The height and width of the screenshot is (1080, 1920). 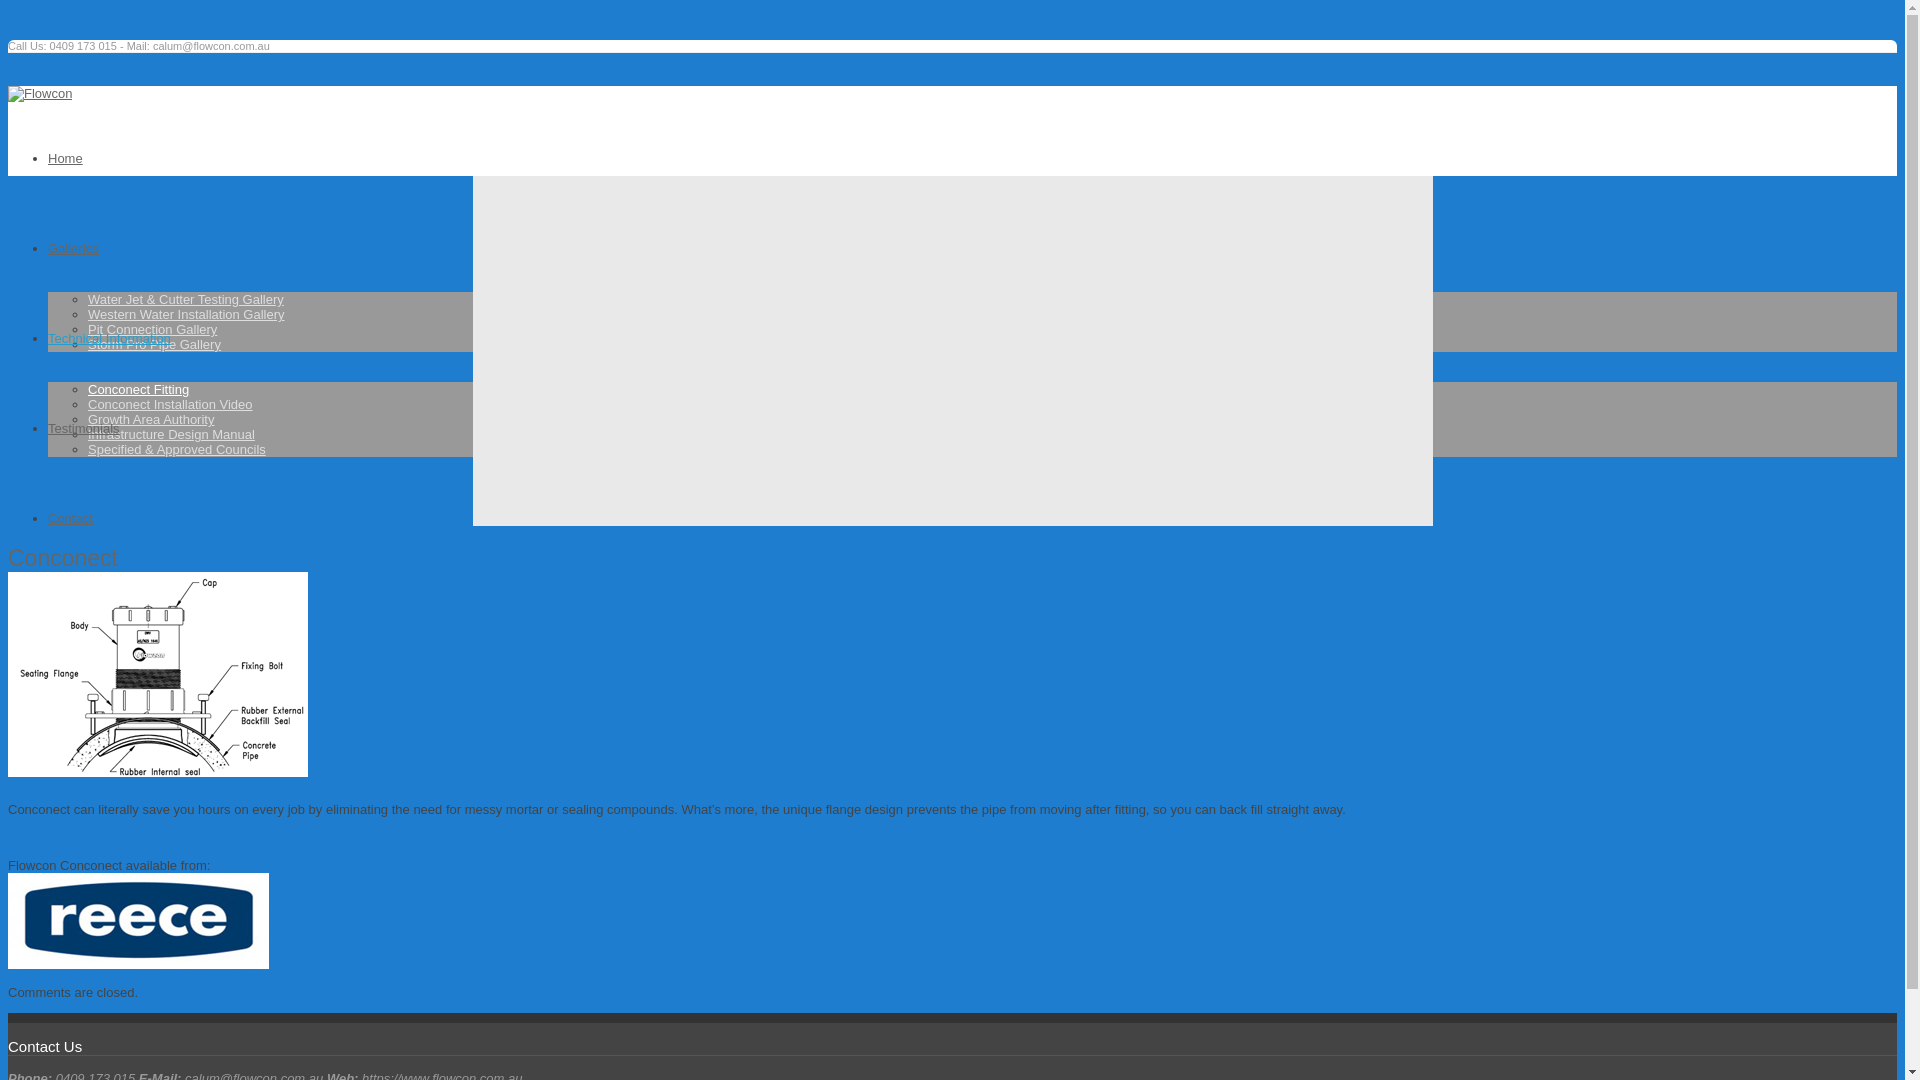 I want to click on 'Specified & Approved Councils', so click(x=177, y=448).